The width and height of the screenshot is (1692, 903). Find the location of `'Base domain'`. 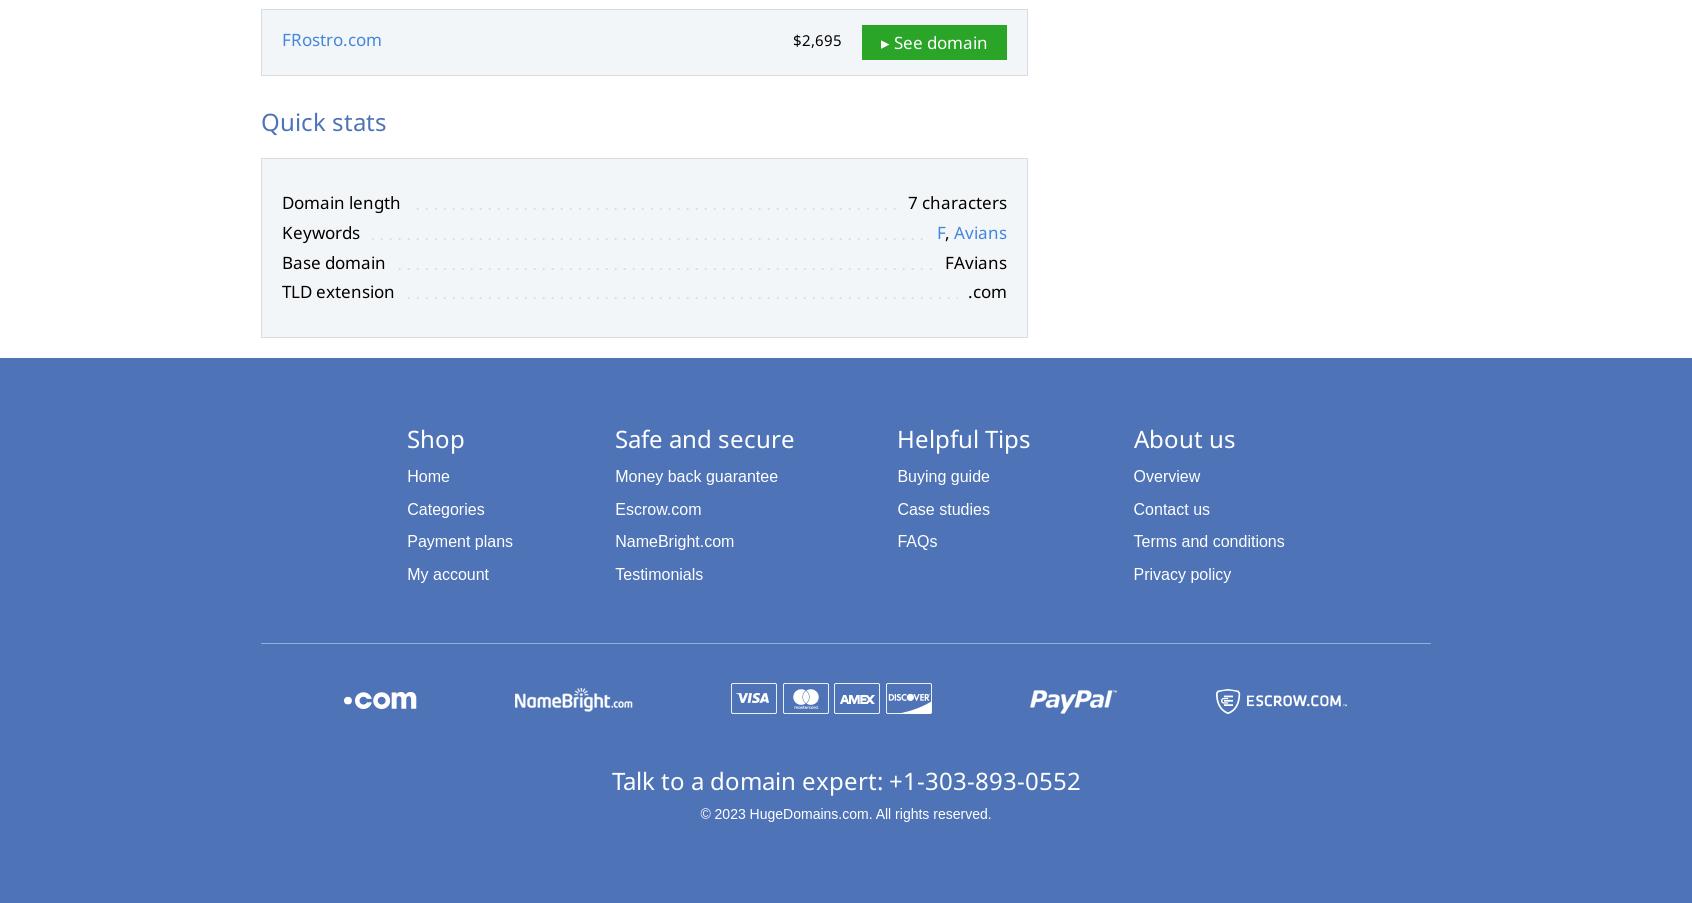

'Base domain' is located at coordinates (333, 260).